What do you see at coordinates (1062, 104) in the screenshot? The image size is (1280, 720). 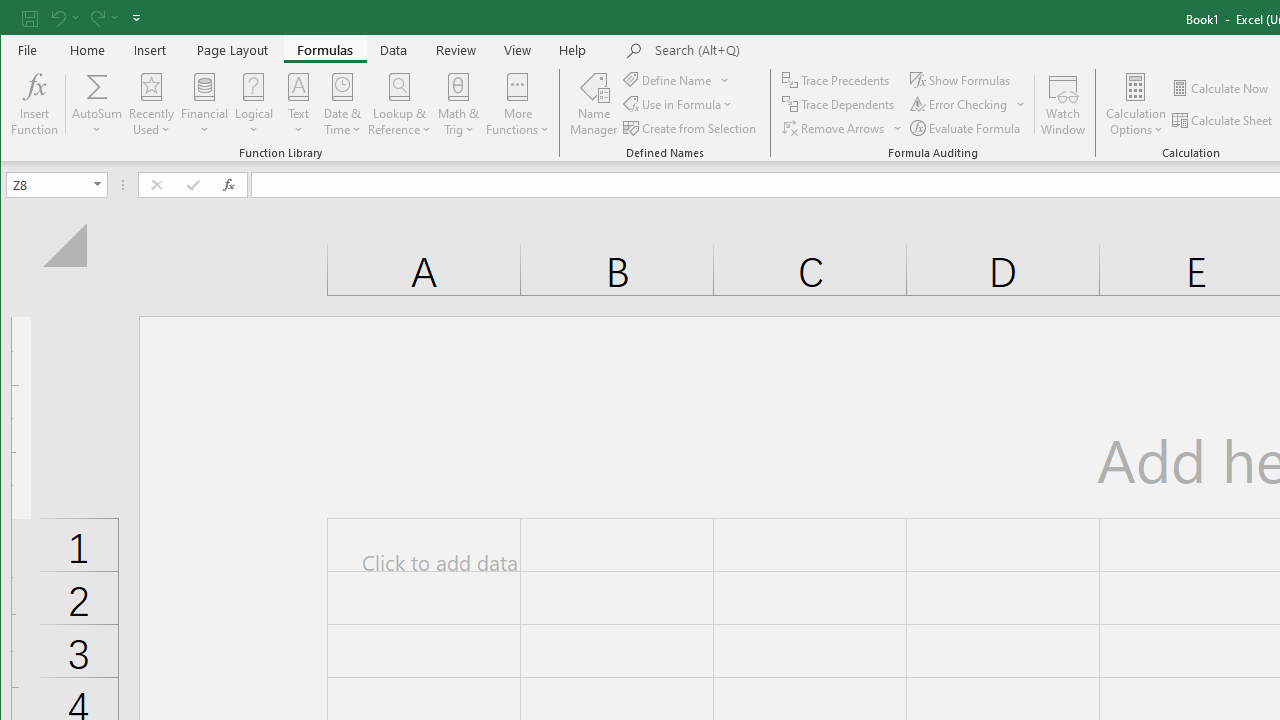 I see `'Watch Window'` at bounding box center [1062, 104].